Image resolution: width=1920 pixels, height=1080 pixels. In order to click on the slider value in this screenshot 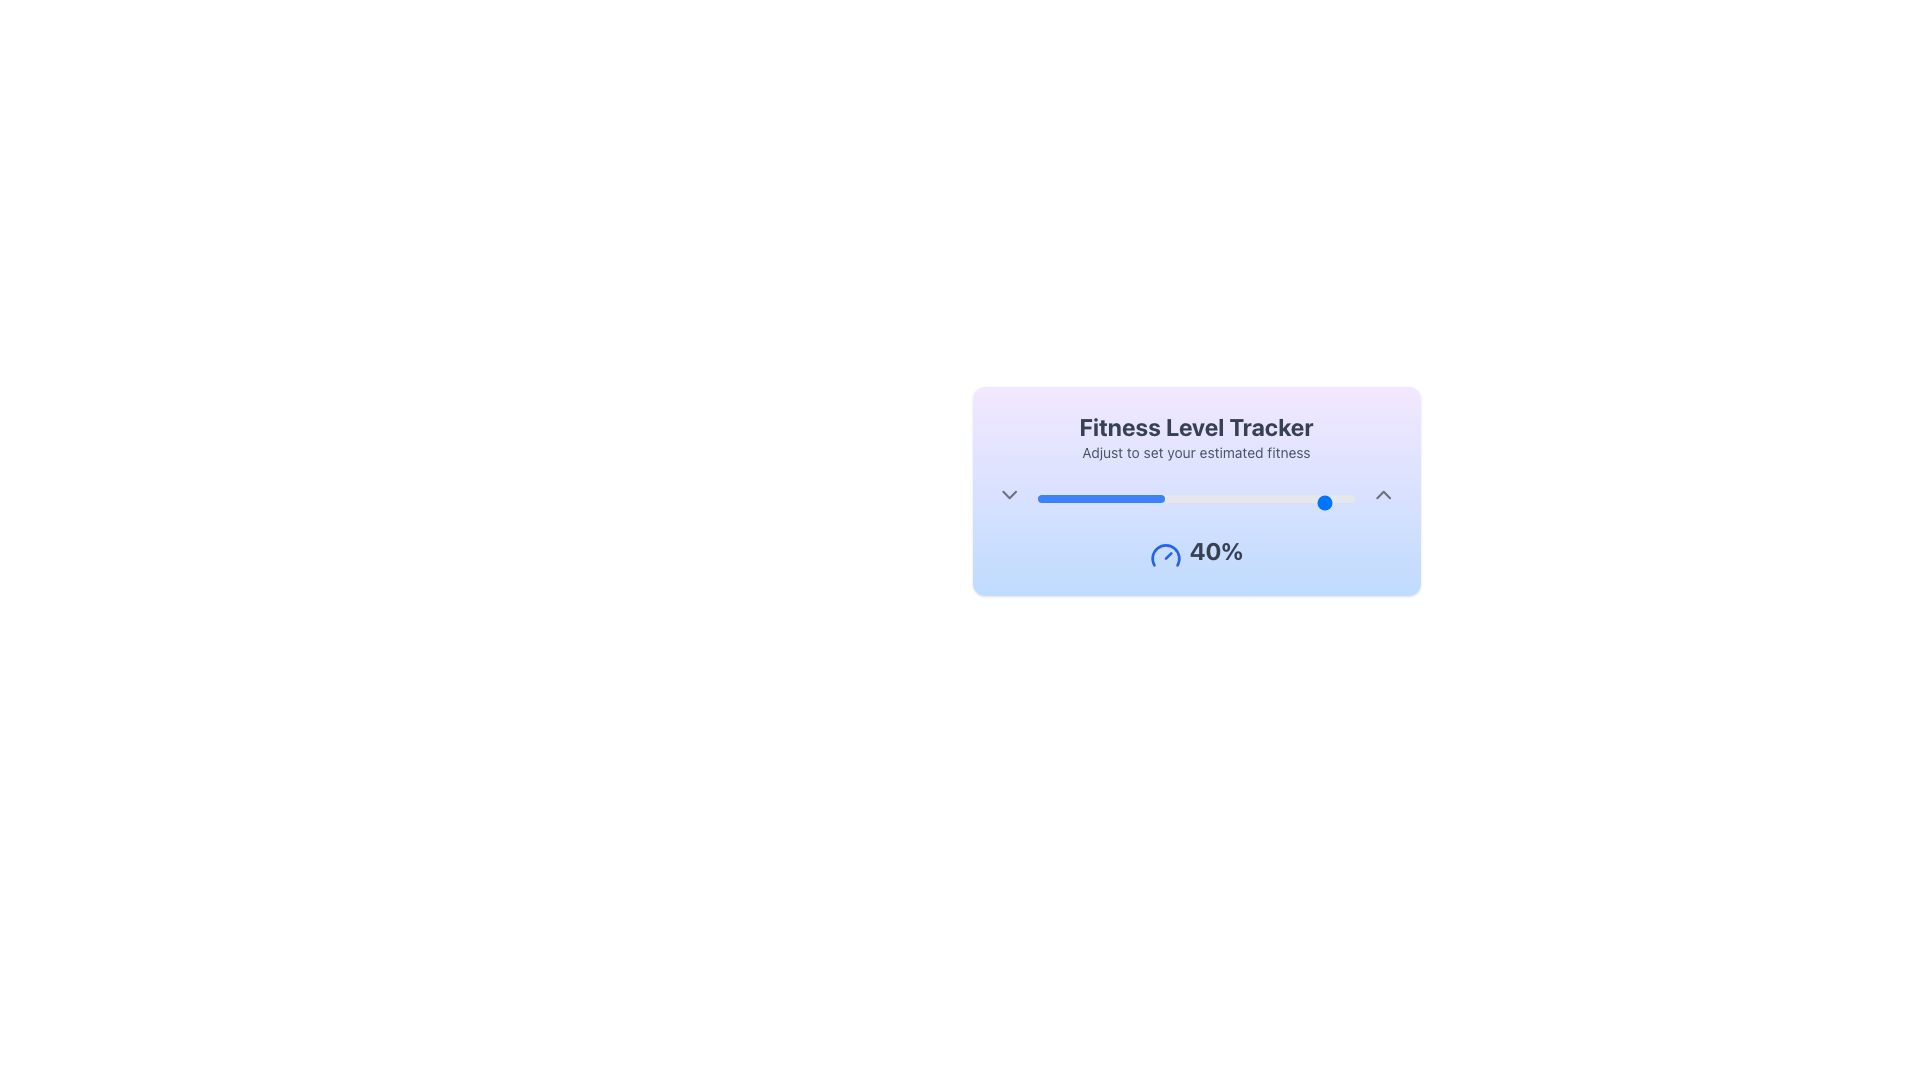, I will do `click(1139, 494)`.